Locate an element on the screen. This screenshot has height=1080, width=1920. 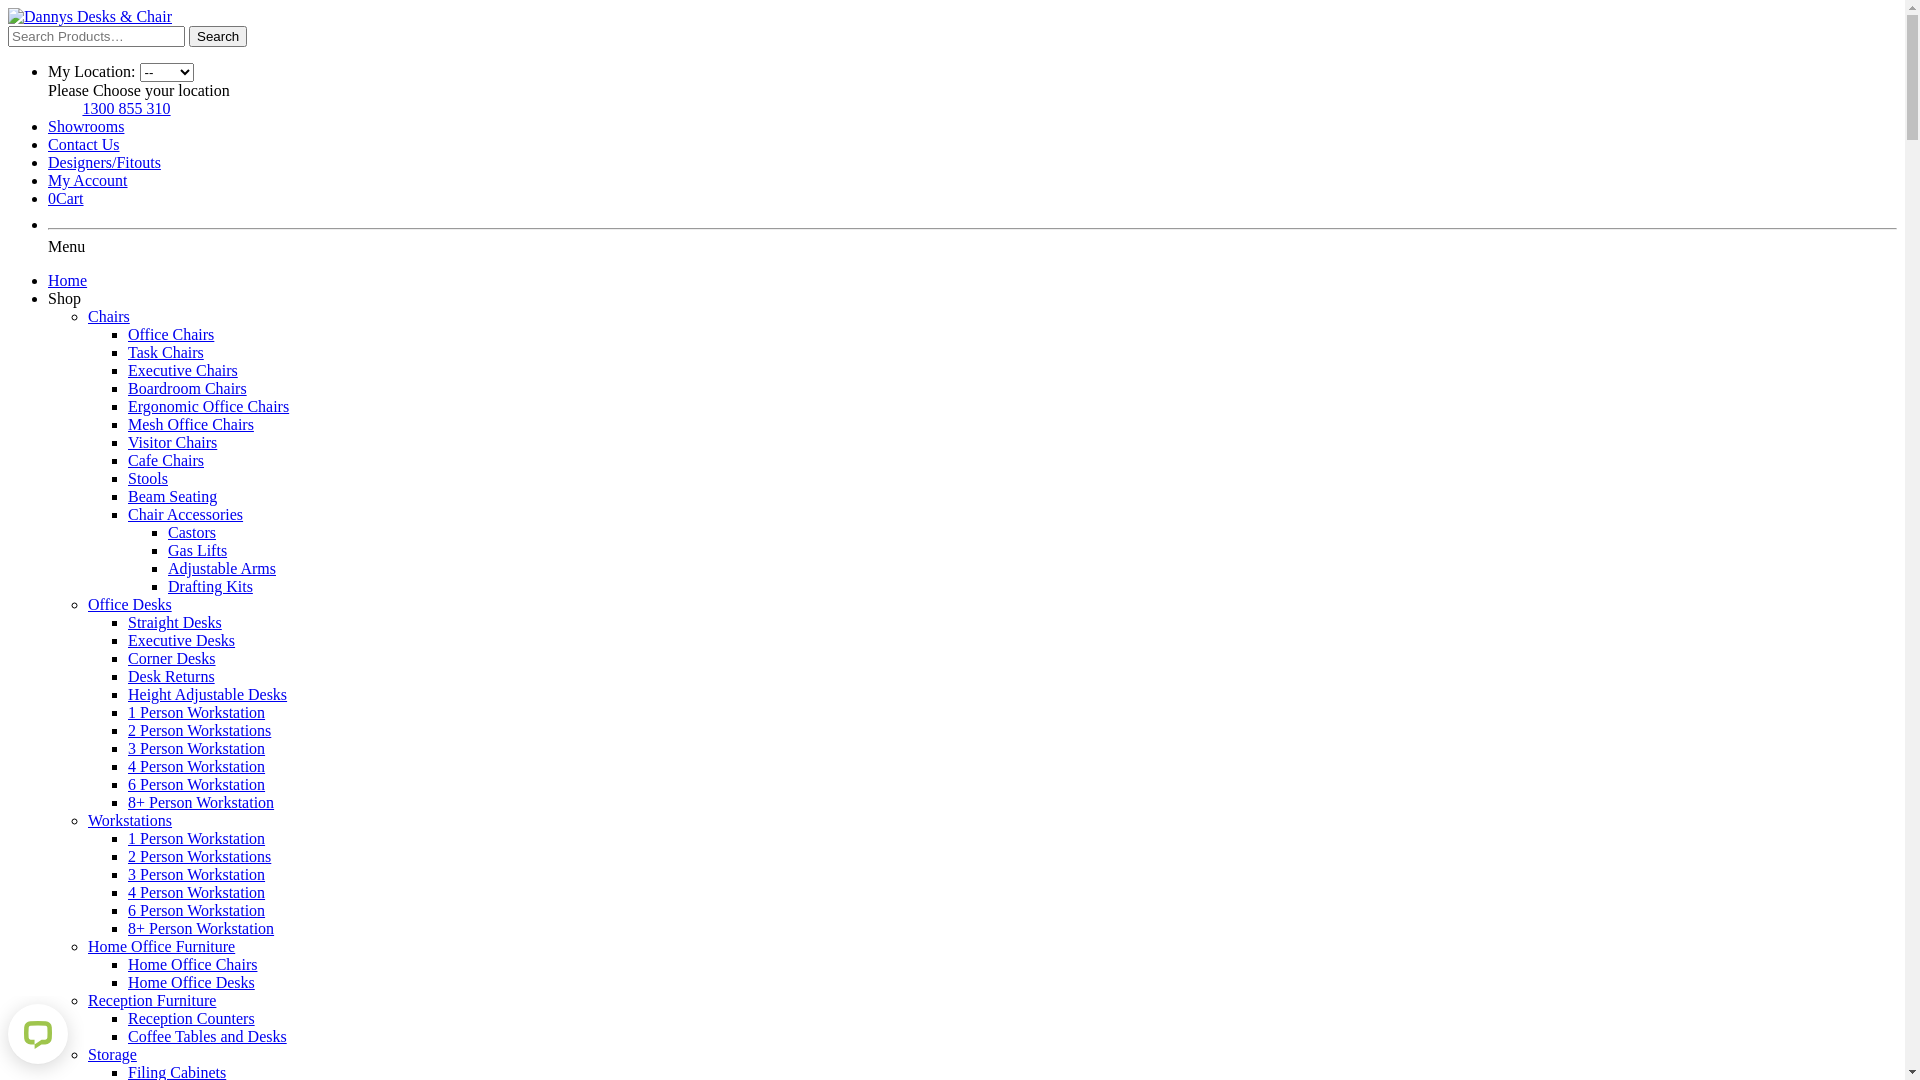
'Castors' is located at coordinates (168, 531).